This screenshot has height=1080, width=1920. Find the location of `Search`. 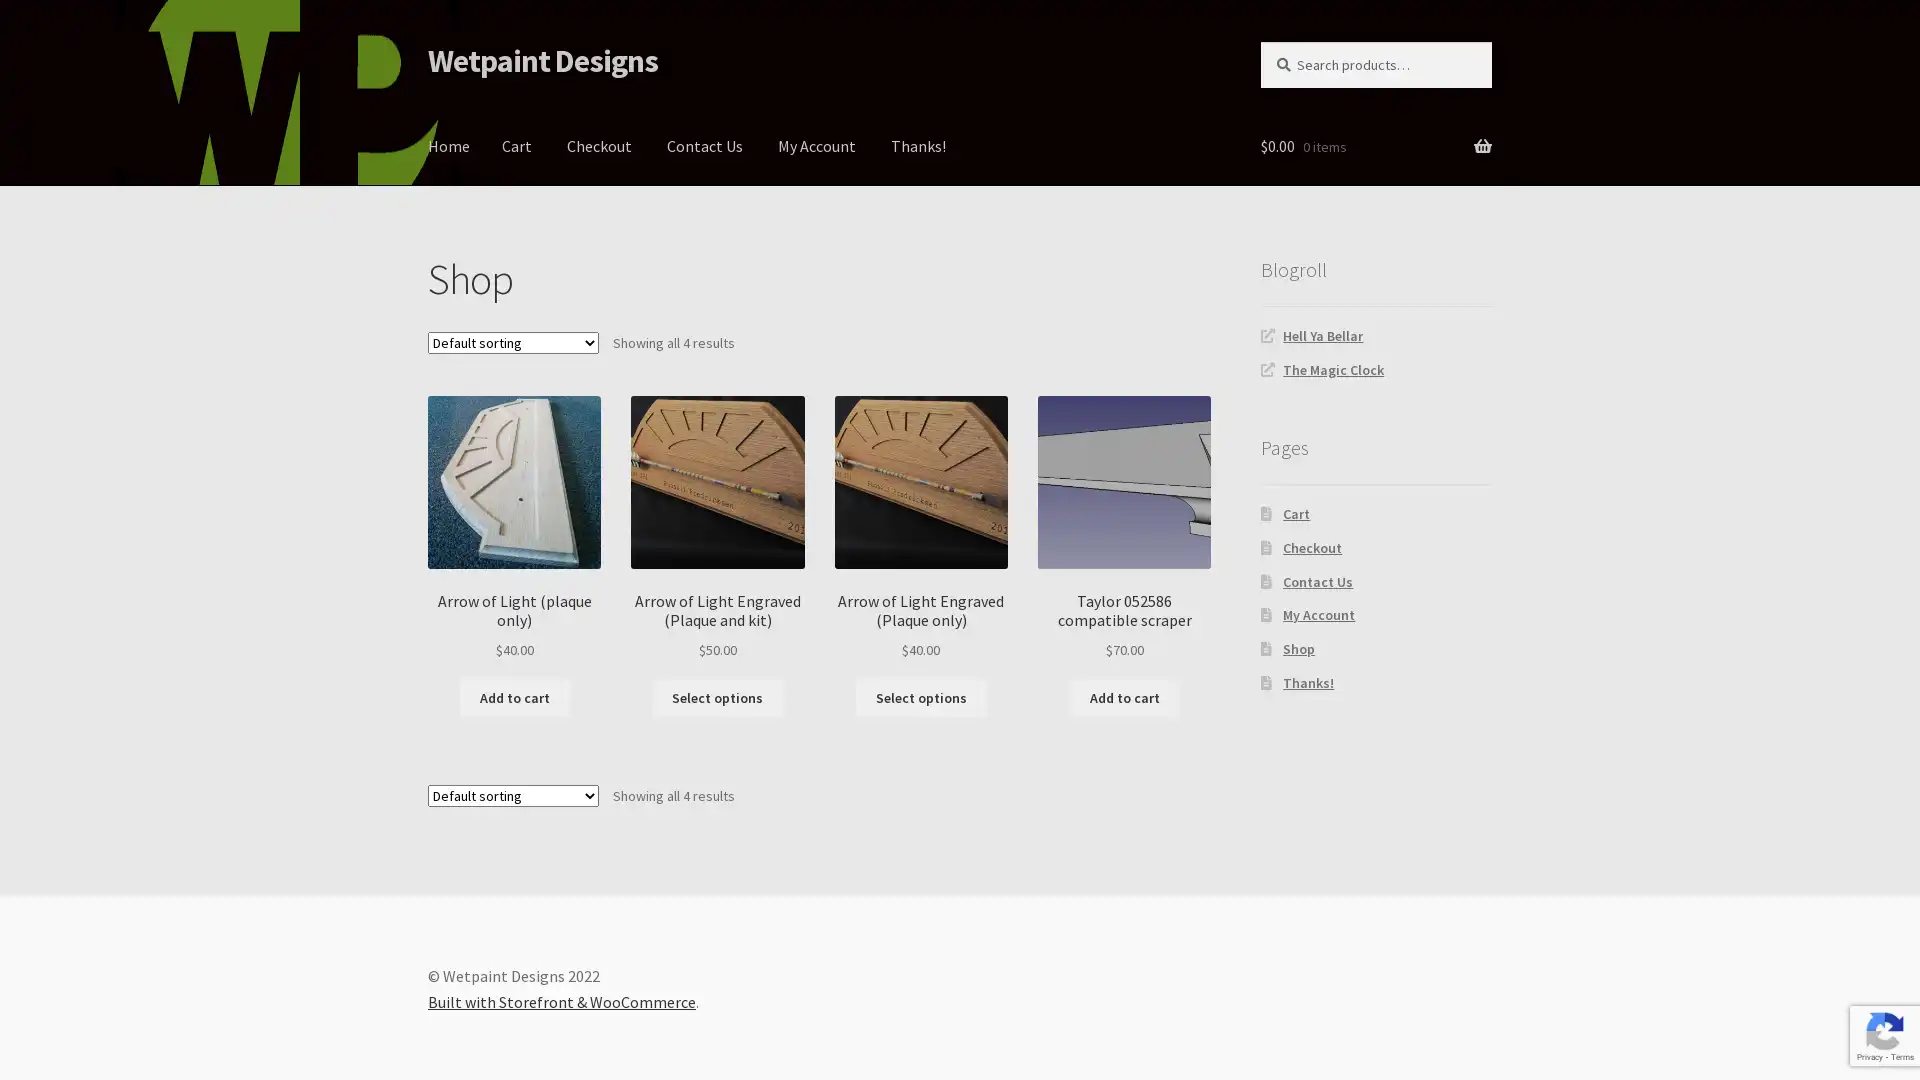

Search is located at coordinates (1258, 40).